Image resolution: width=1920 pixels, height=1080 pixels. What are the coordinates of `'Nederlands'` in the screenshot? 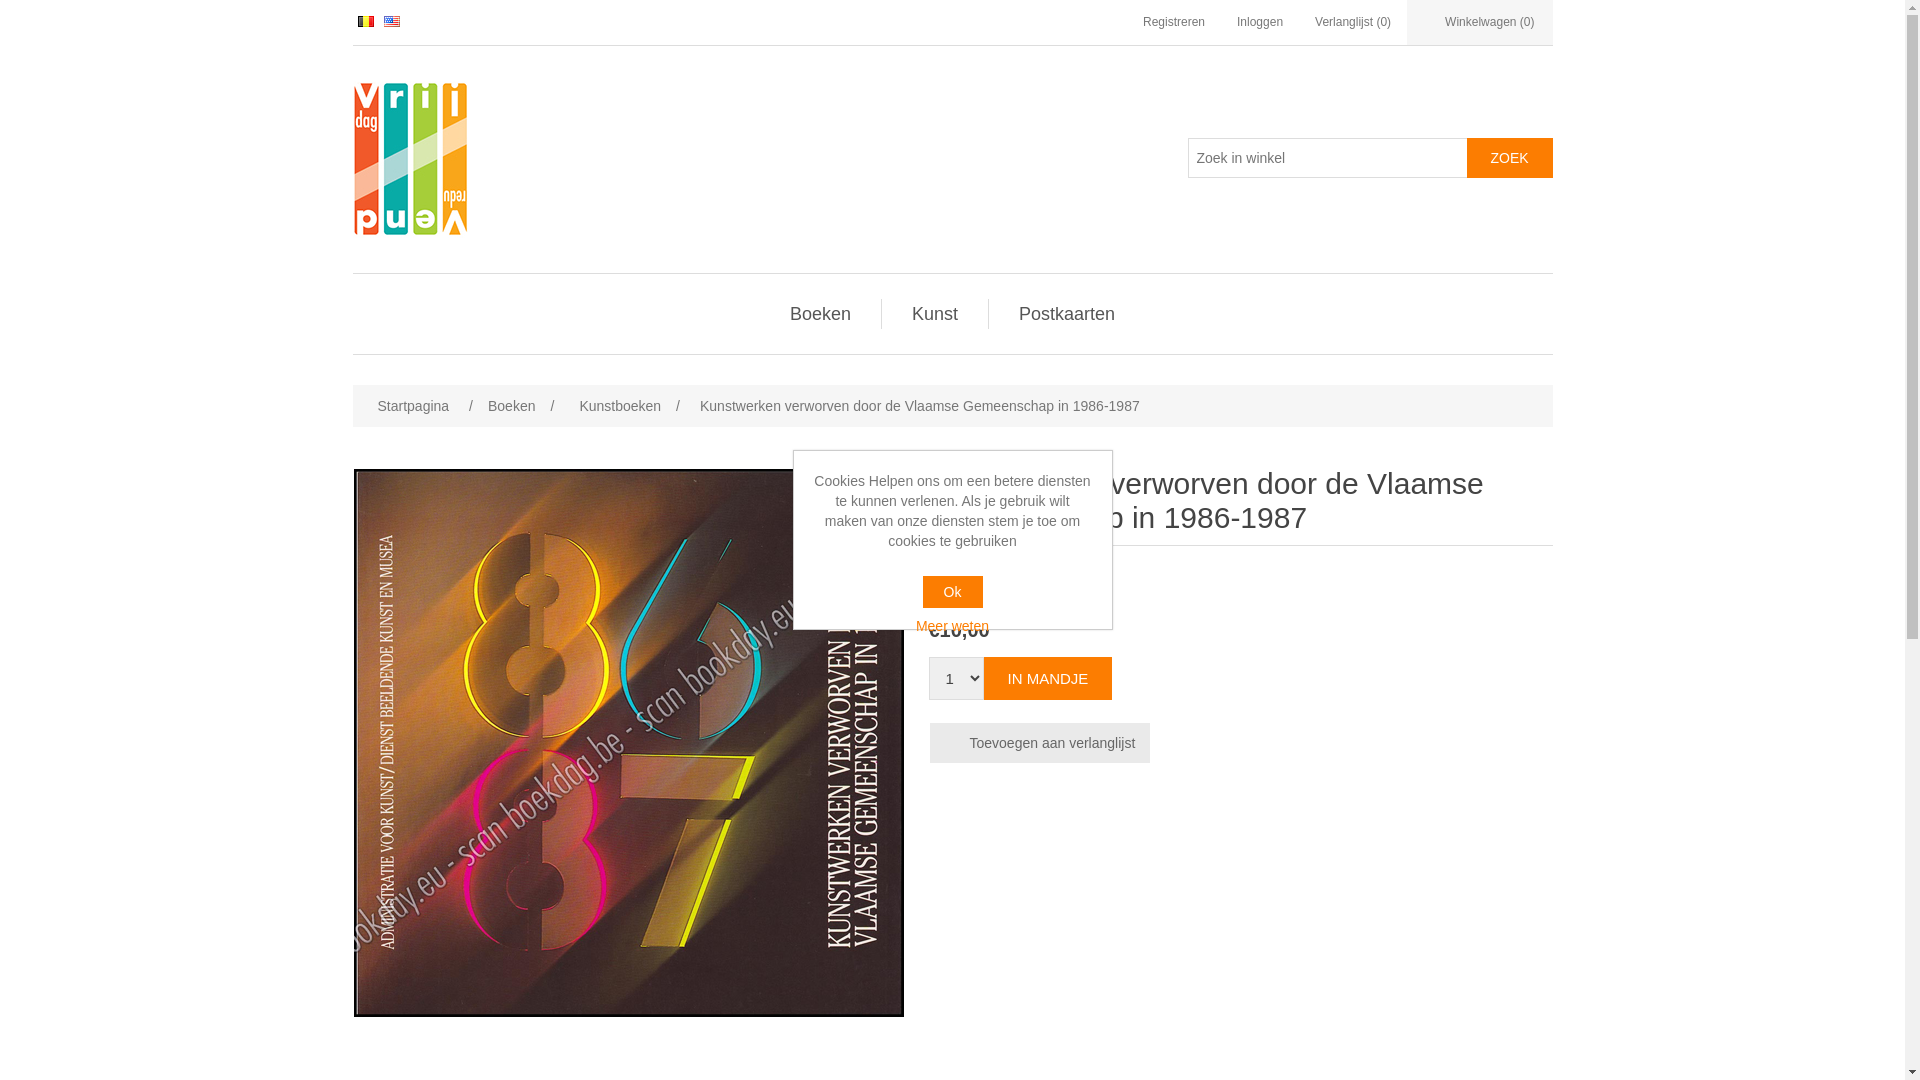 It's located at (365, 21).